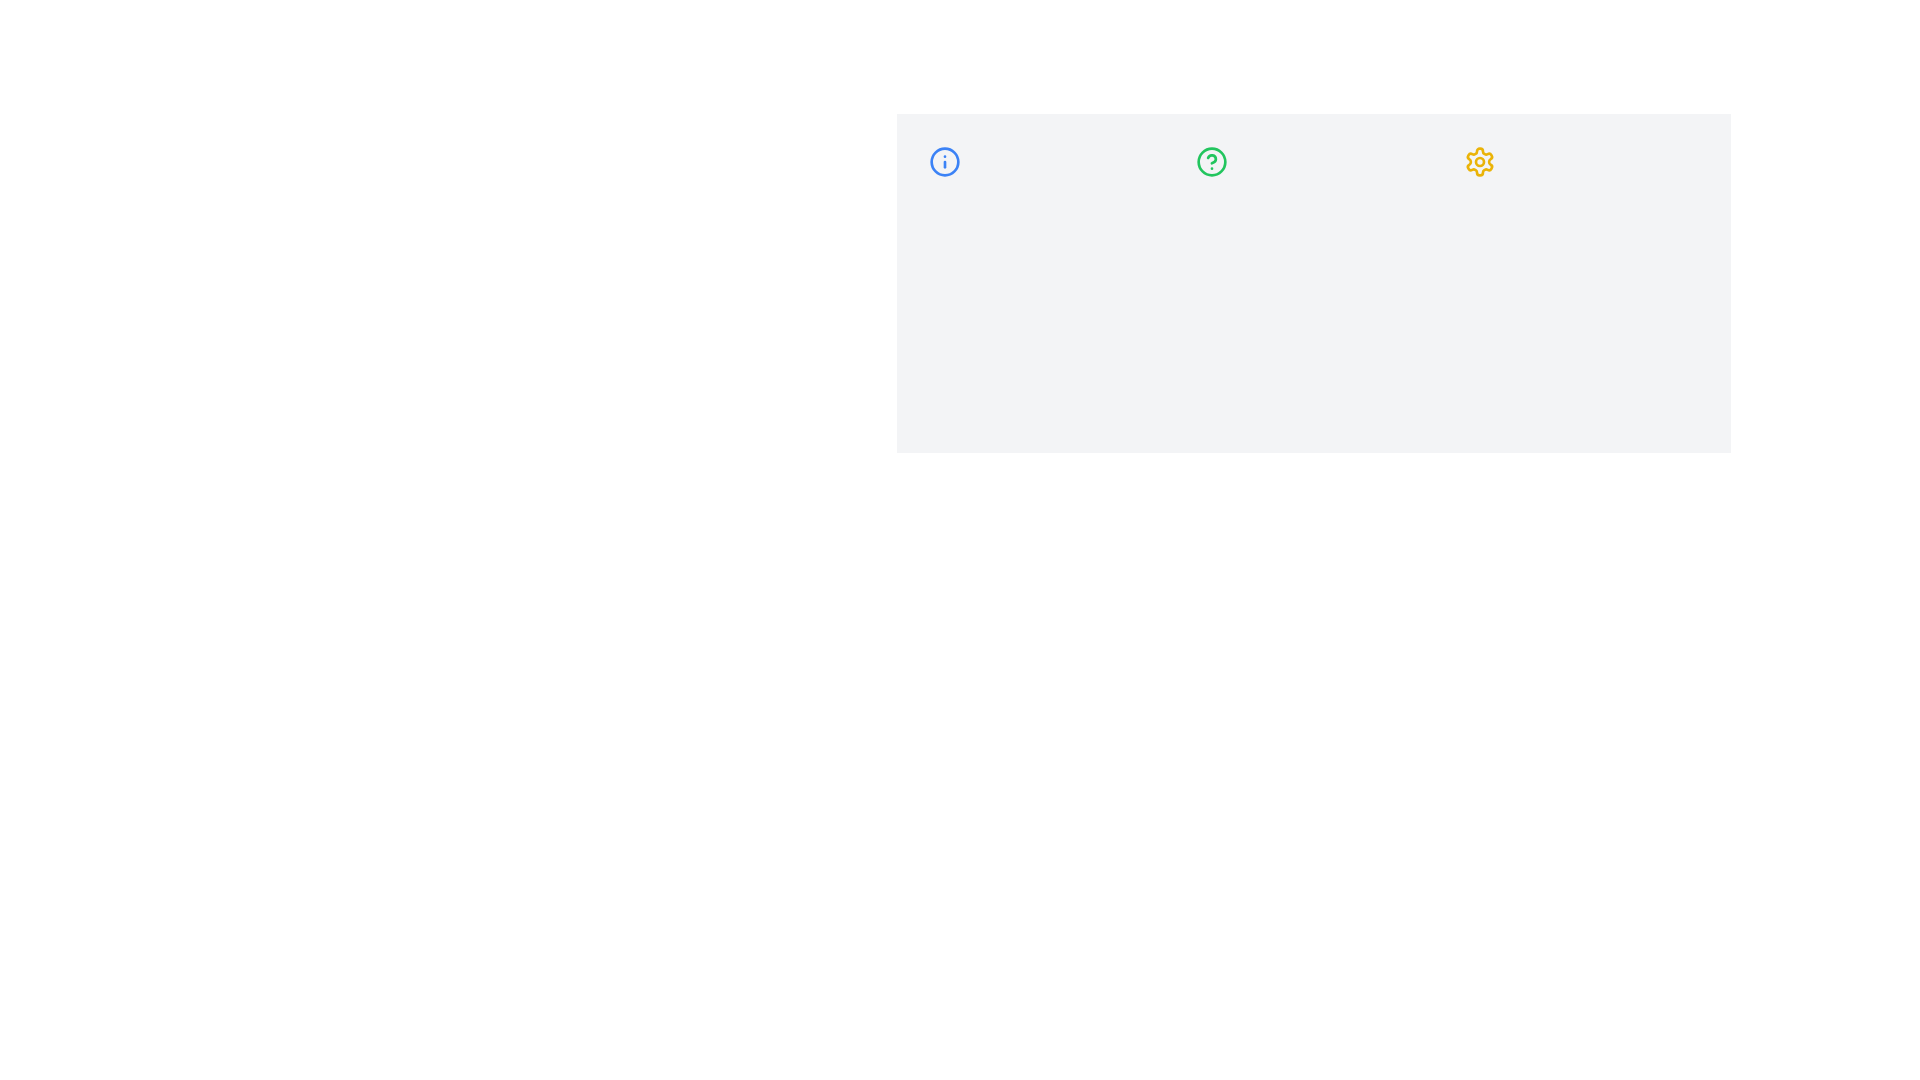 The width and height of the screenshot is (1920, 1080). I want to click on the background circle of the icon located at the top-left corner of the interface, so click(944, 161).